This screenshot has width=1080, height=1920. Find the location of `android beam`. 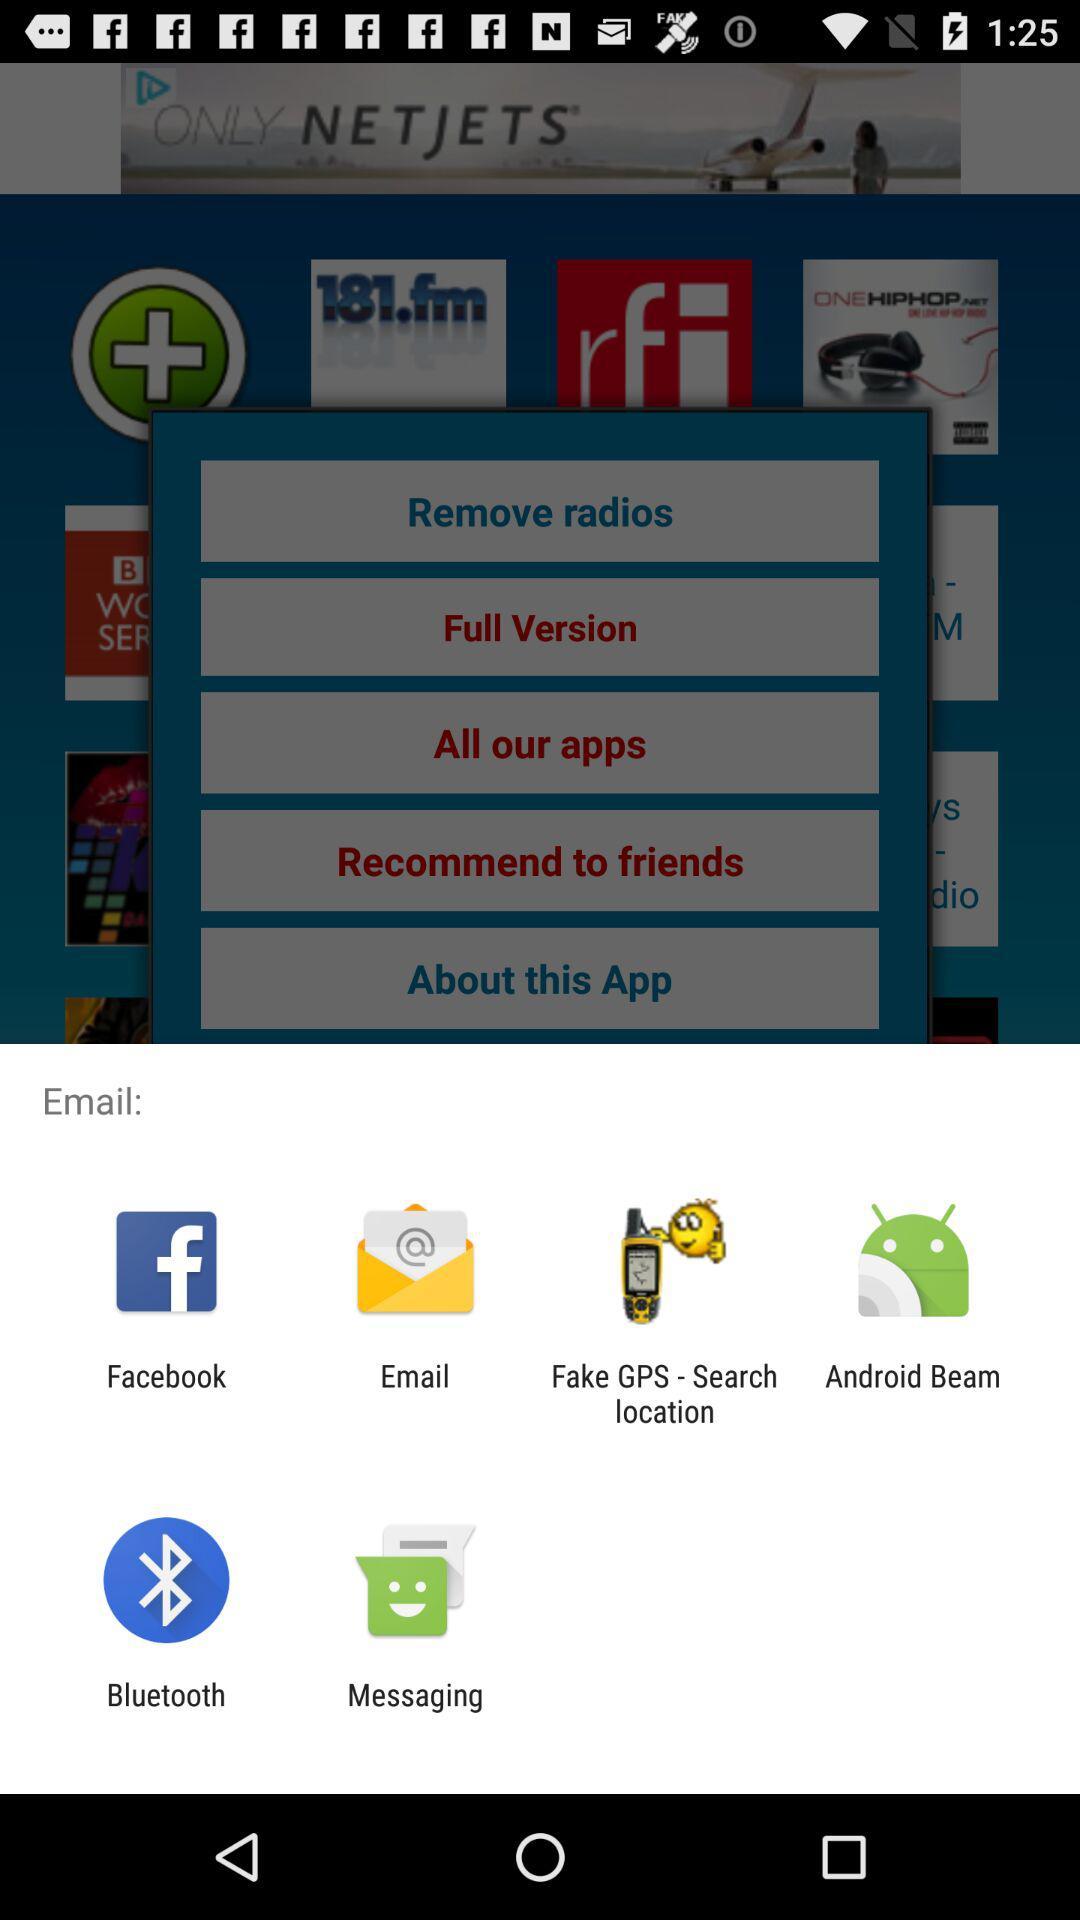

android beam is located at coordinates (913, 1392).